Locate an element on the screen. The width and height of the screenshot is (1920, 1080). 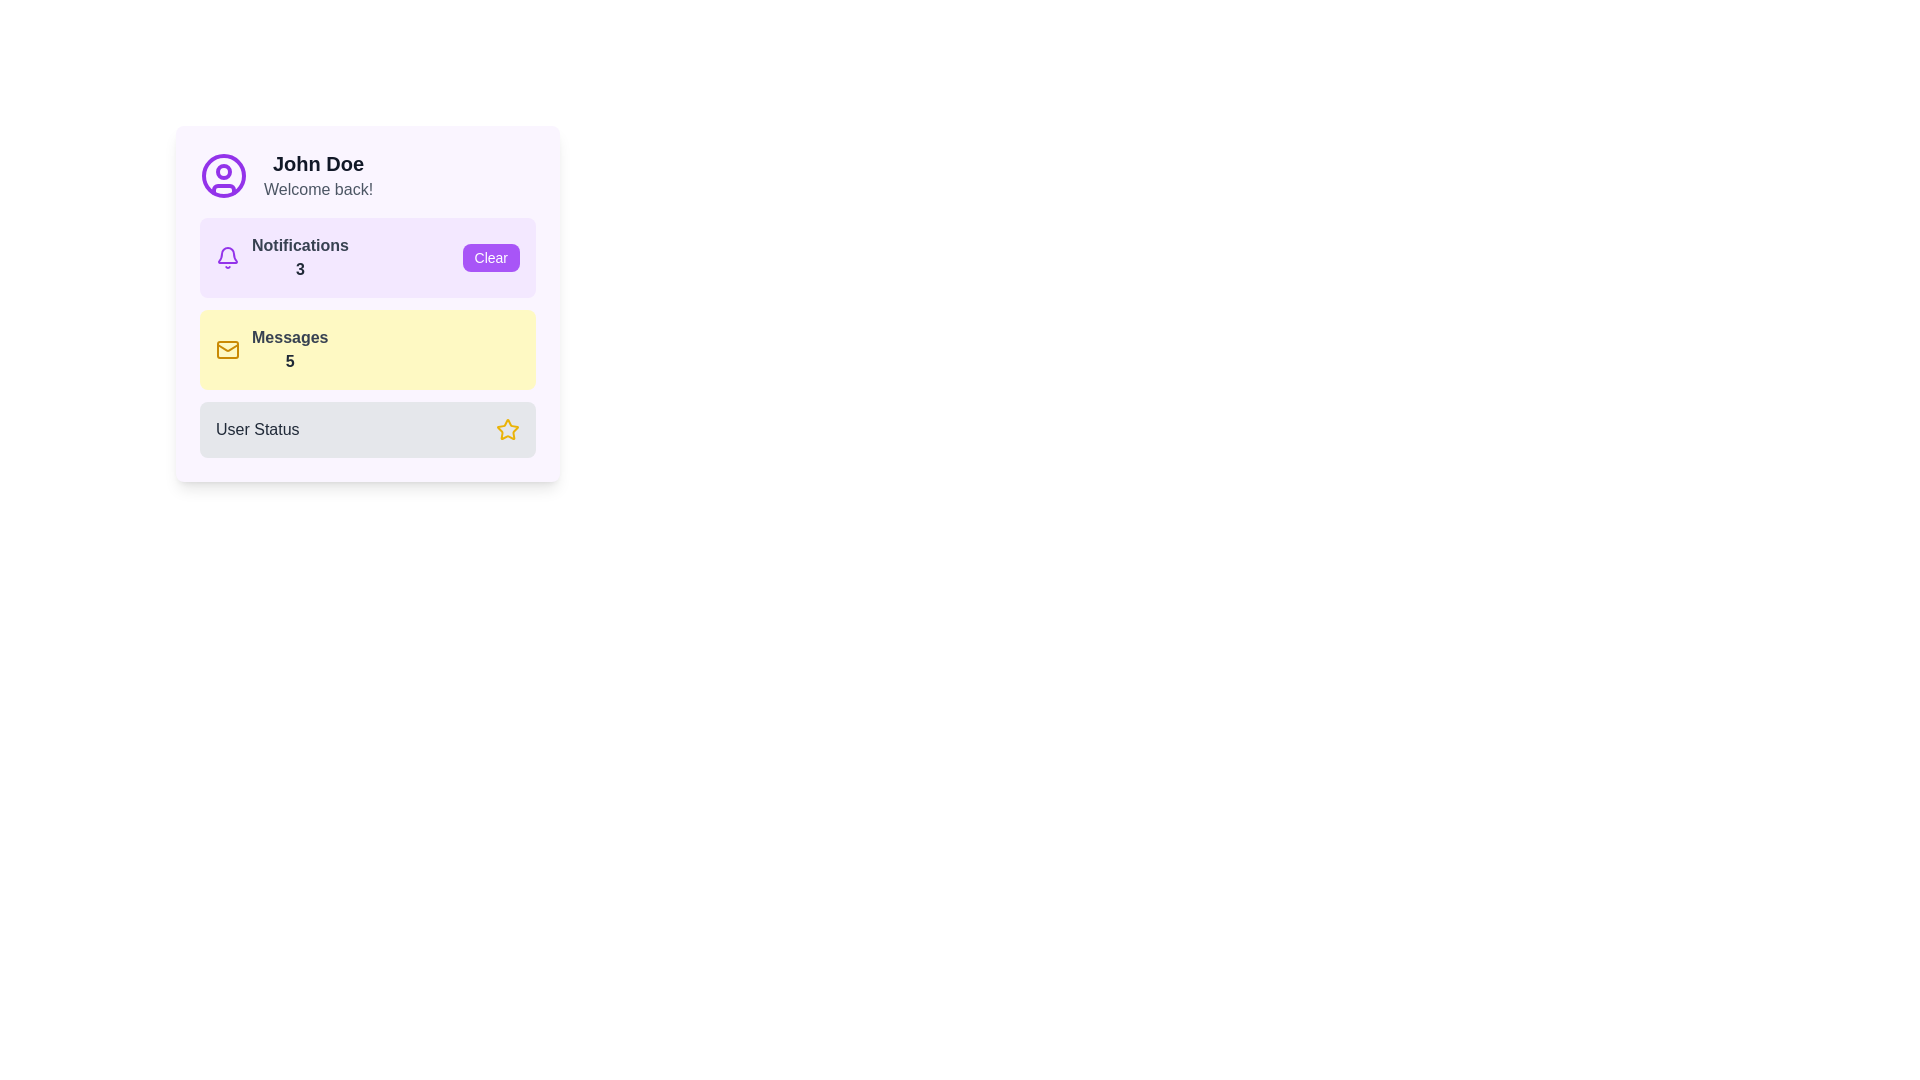
text content displaying the label 'Messages' and the number of messages '5', located in the middle section of the UI to the right of a yellow mail icon is located at coordinates (289, 349).